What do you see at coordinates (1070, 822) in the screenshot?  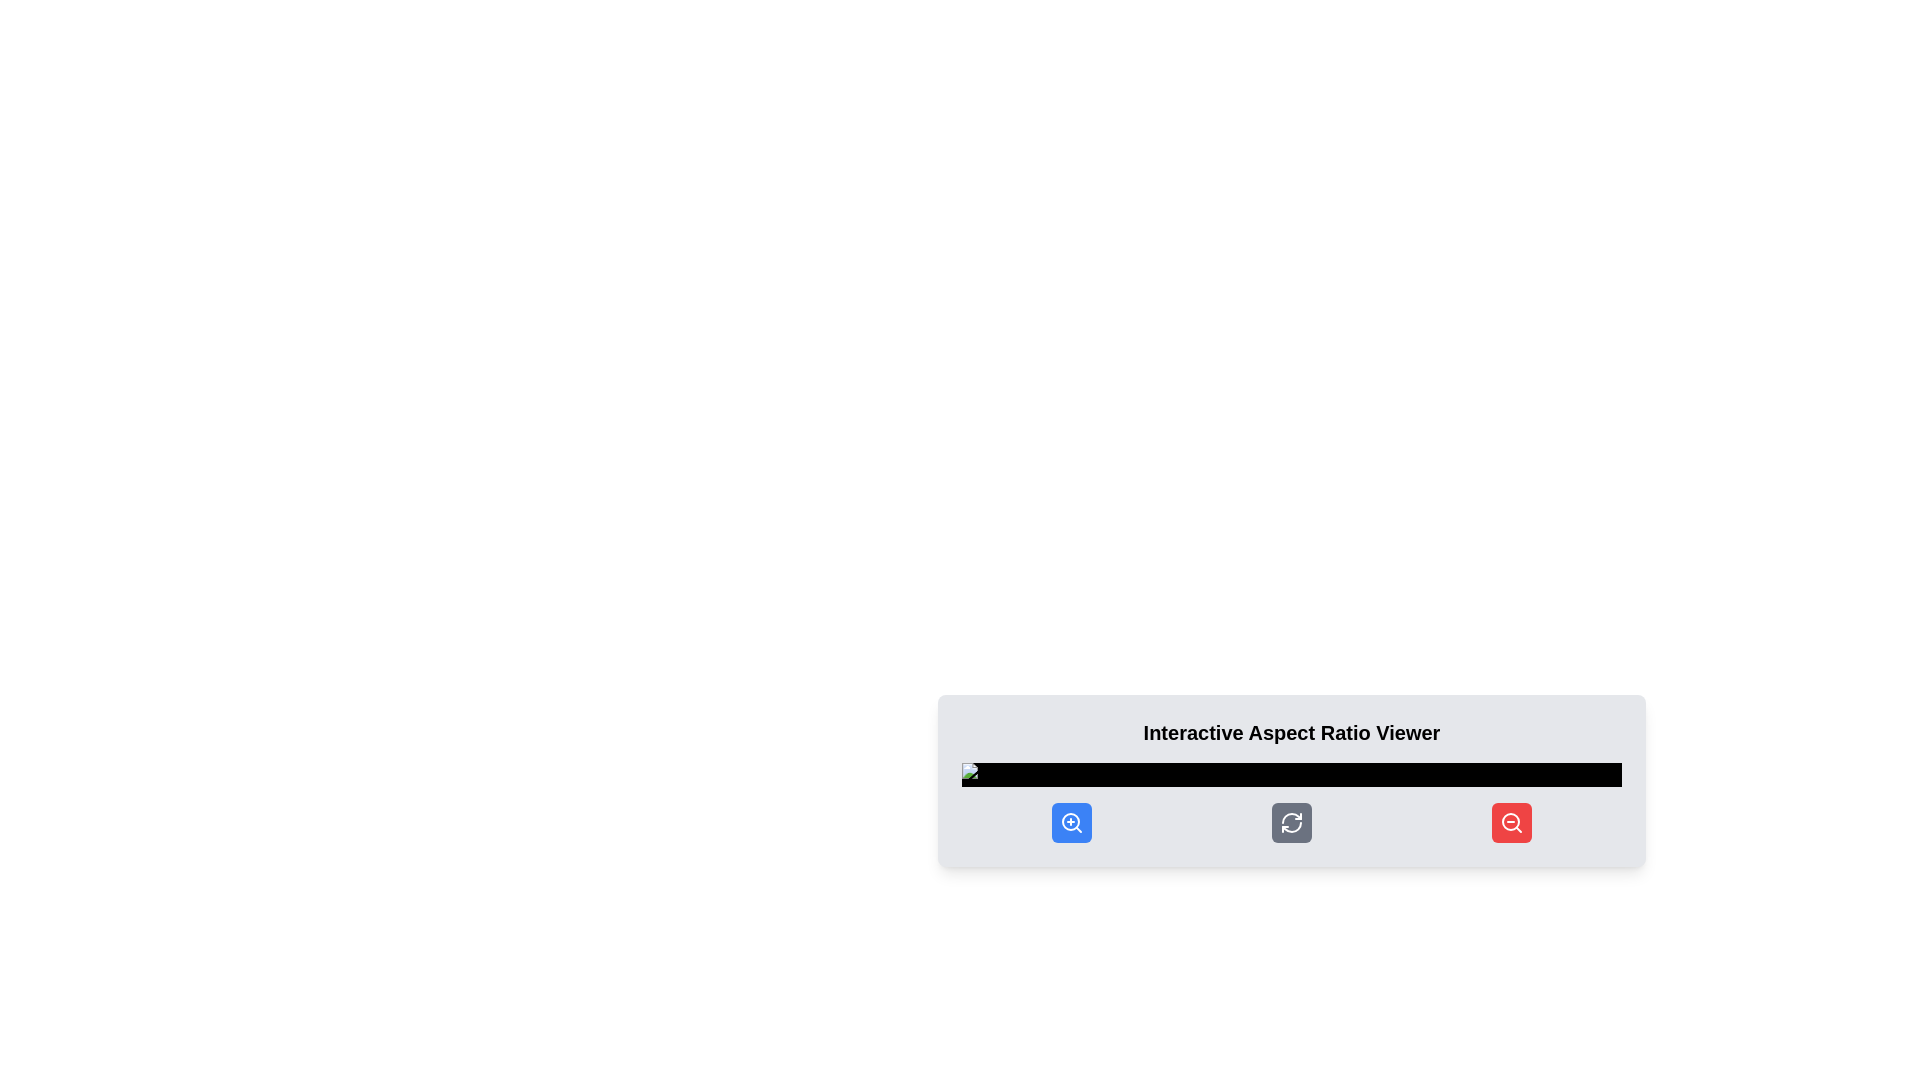 I see `the zoom-in button located centrally at the bottom of the toolbar` at bounding box center [1070, 822].